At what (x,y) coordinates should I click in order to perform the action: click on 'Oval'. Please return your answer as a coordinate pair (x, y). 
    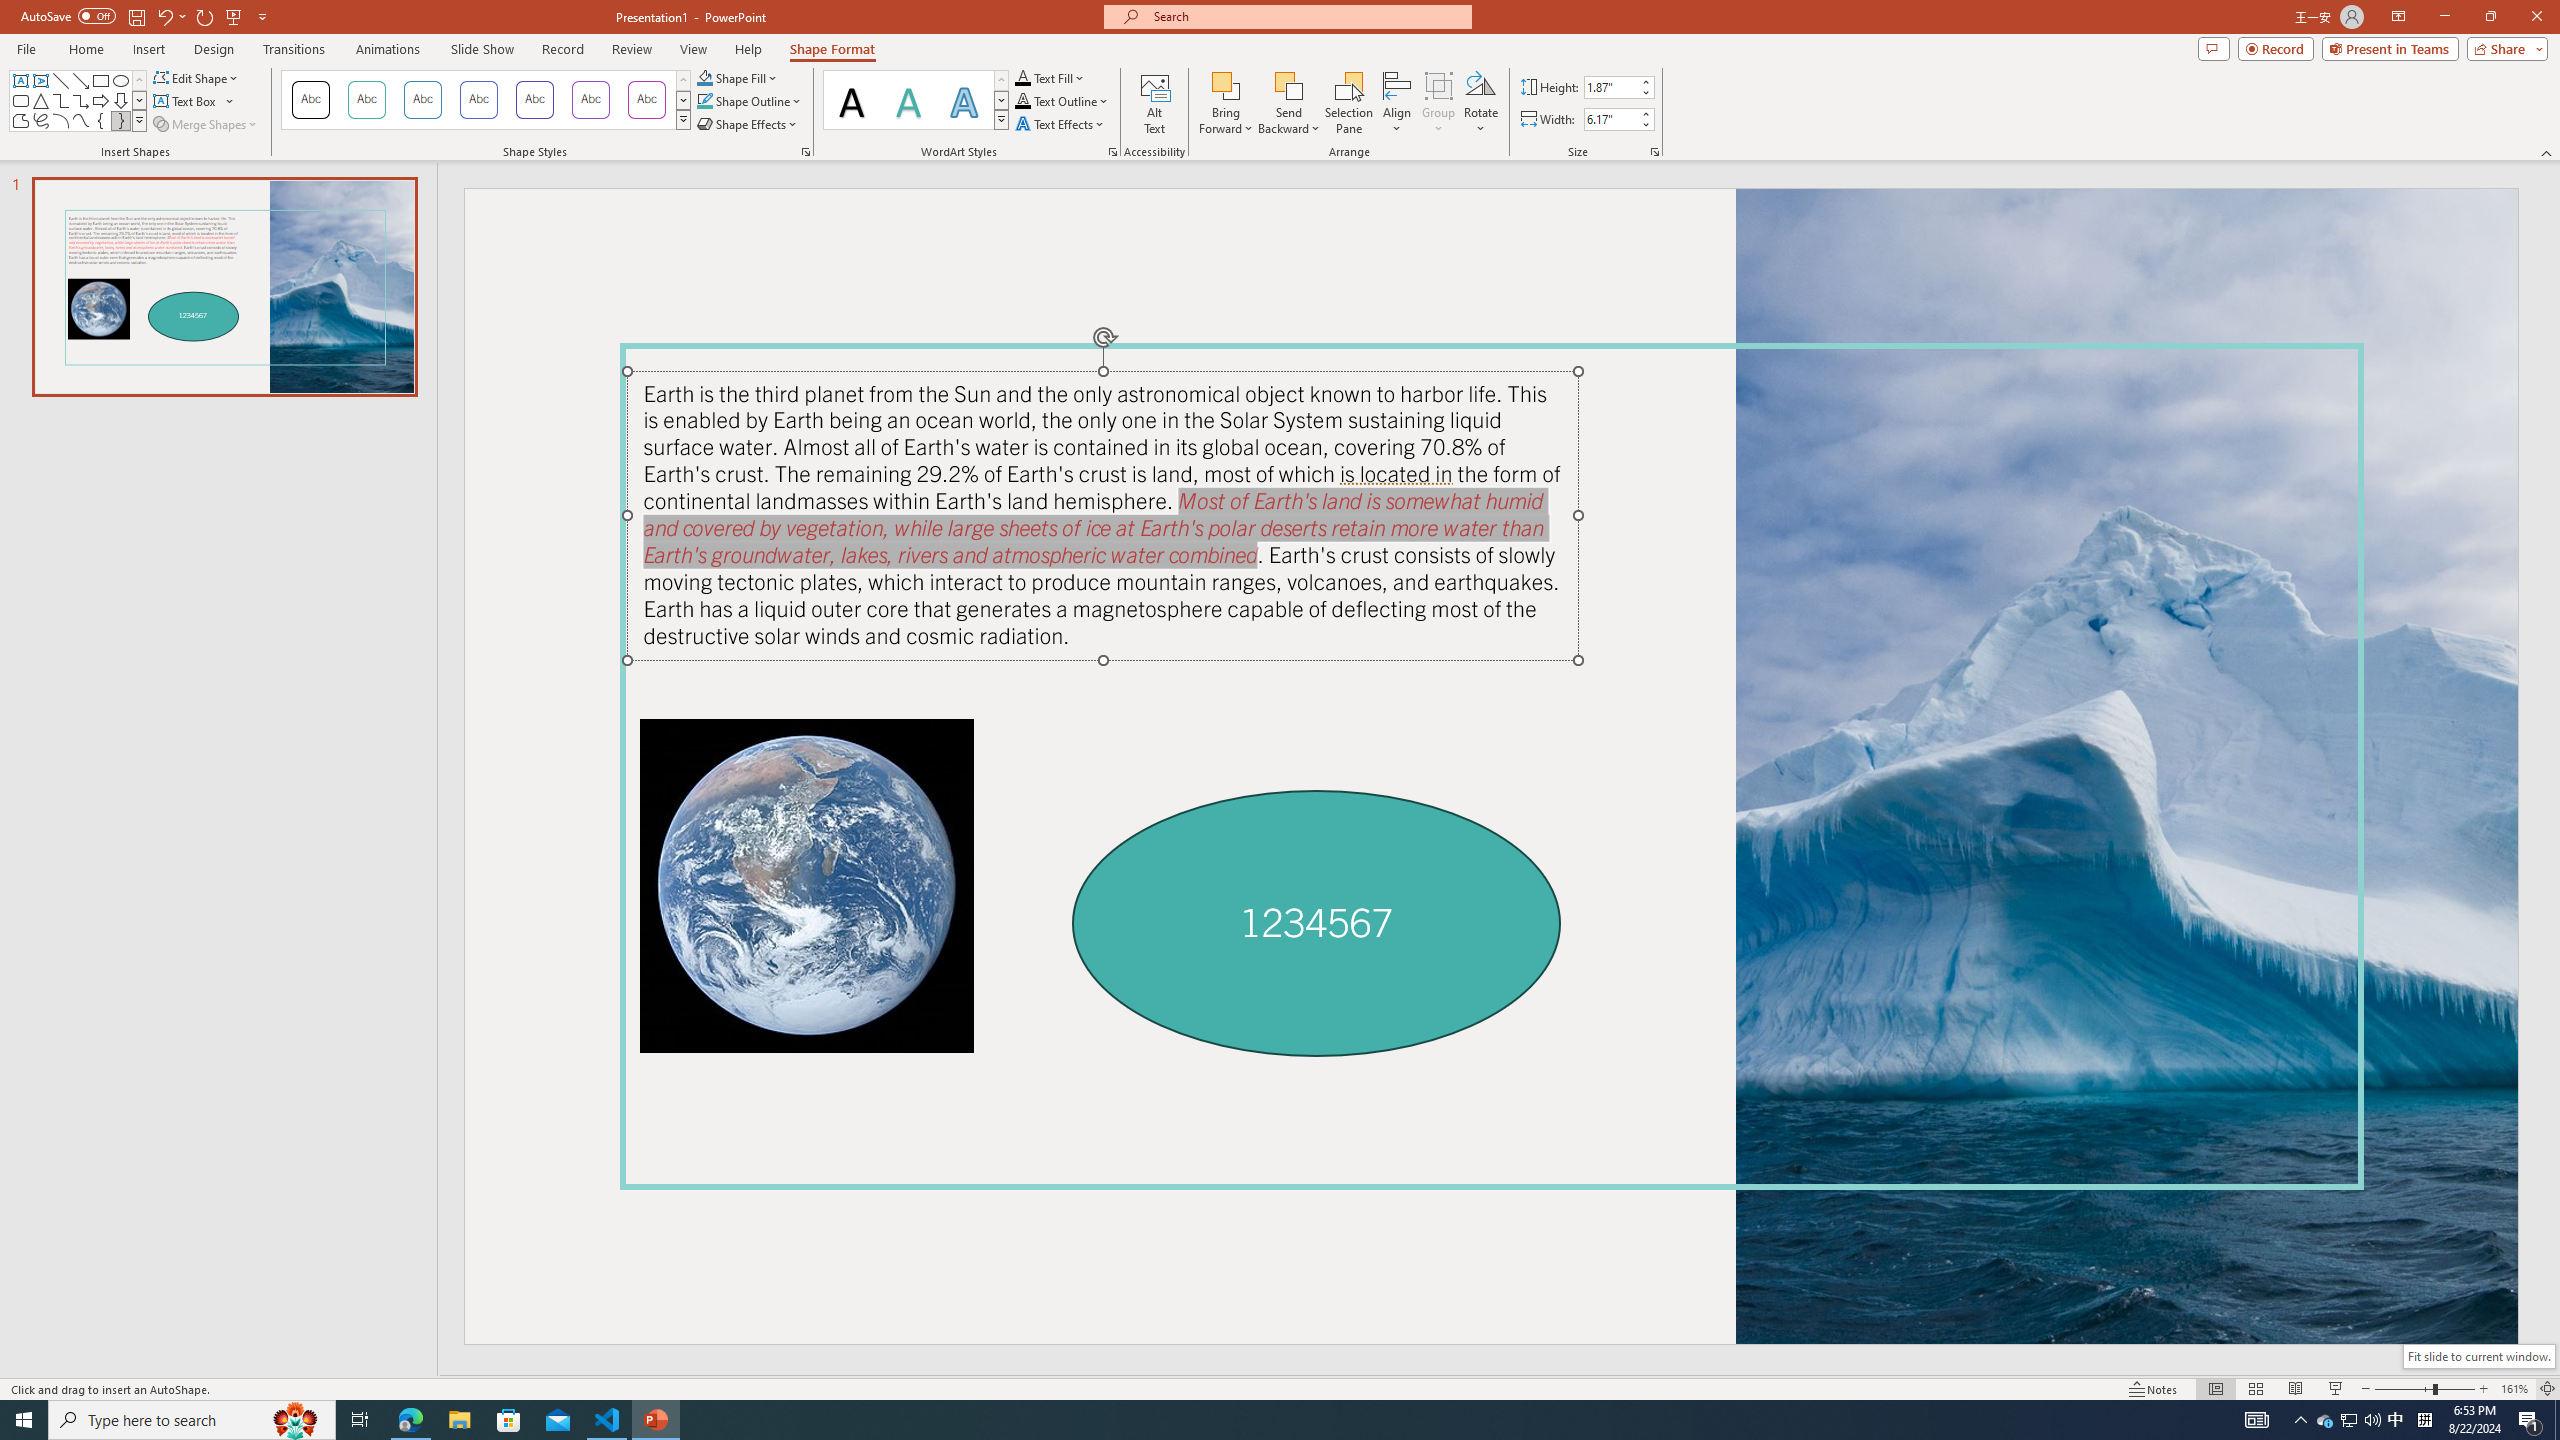
    Looking at the image, I should click on (119, 80).